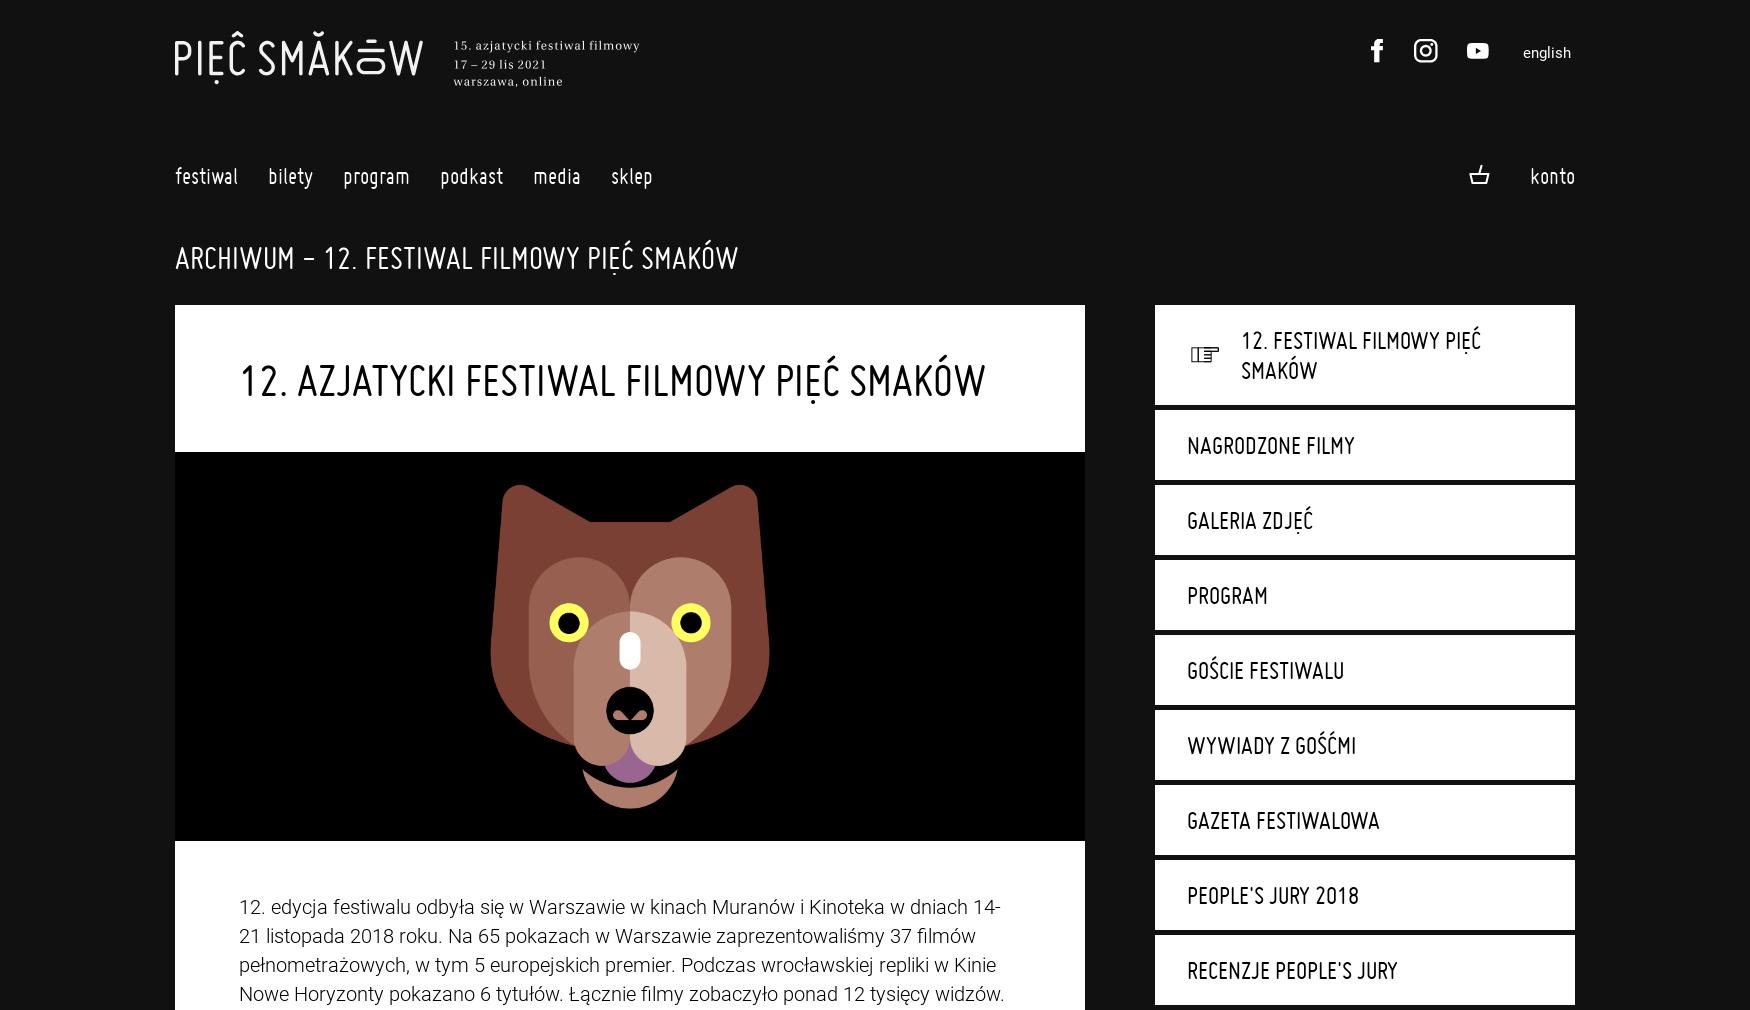  I want to click on 'People's Jury 2018', so click(1186, 894).